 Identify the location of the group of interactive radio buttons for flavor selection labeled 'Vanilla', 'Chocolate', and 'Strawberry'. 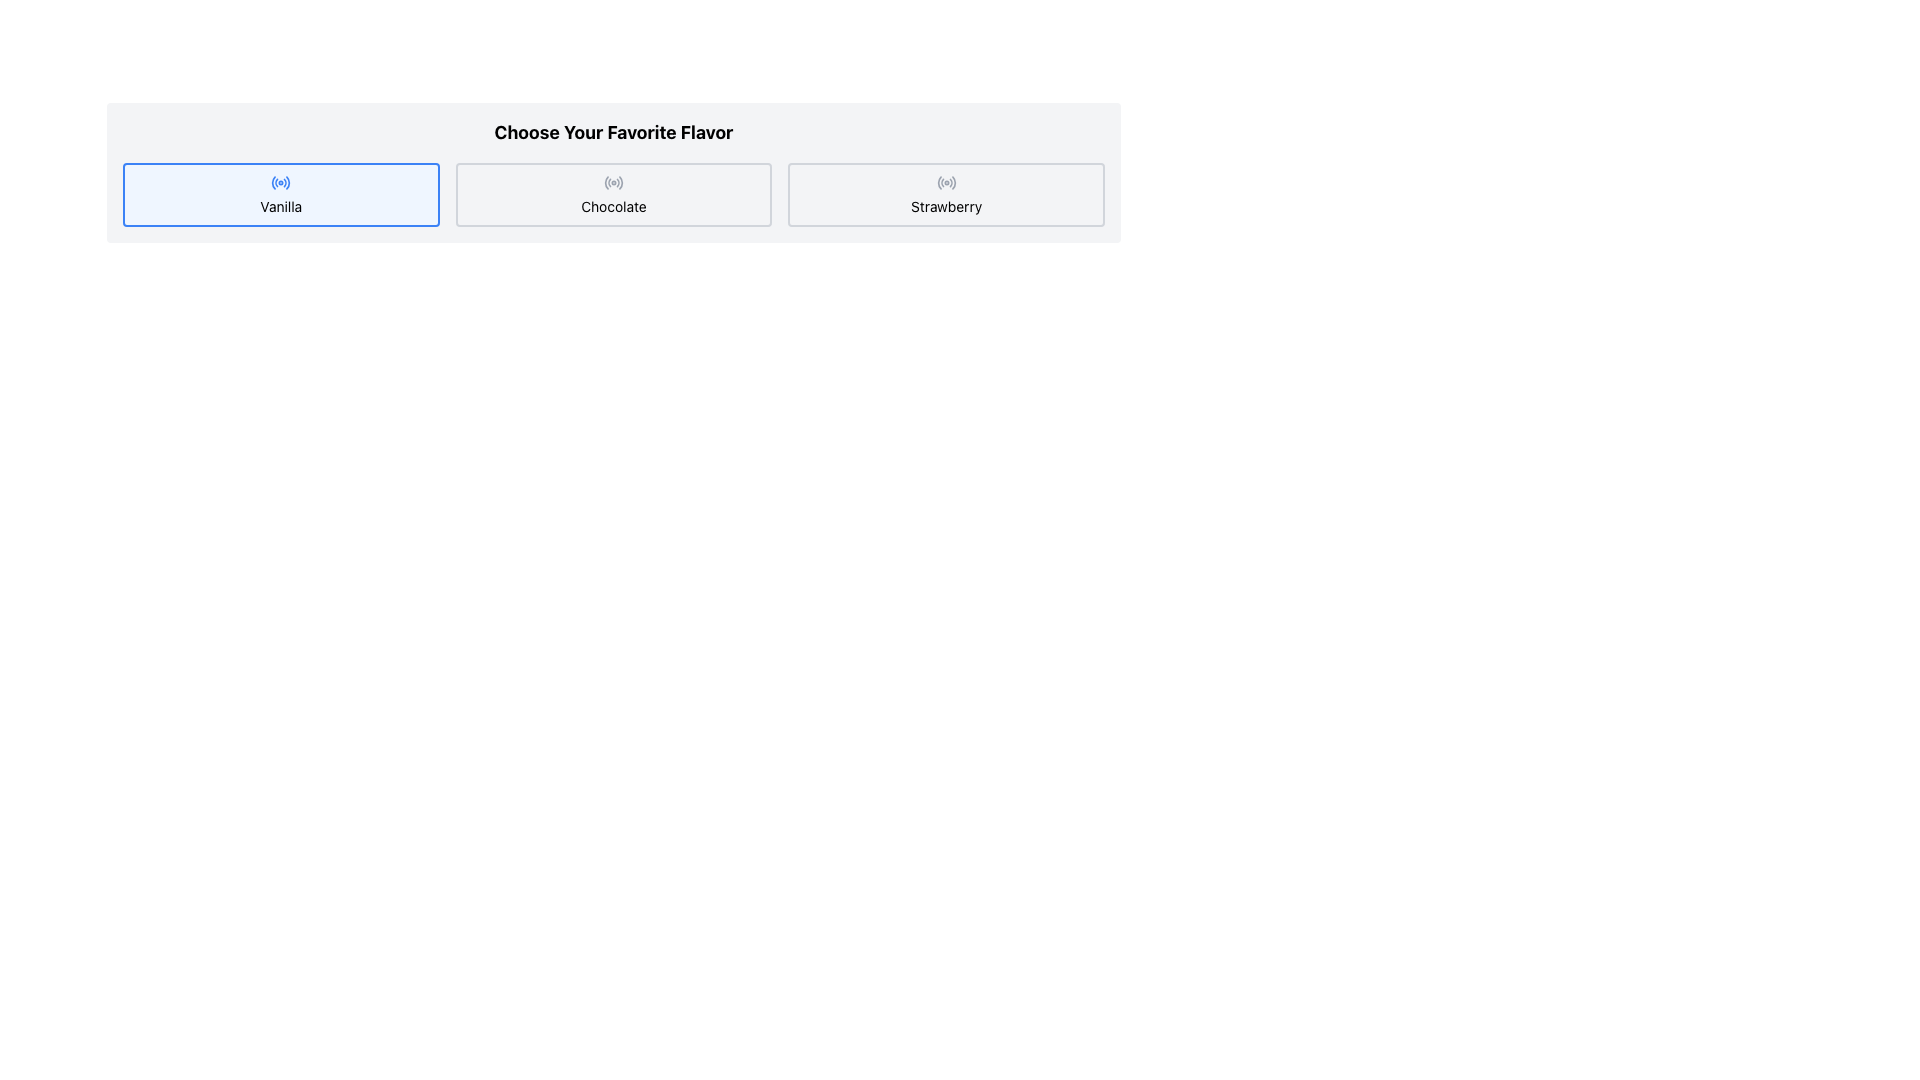
(613, 195).